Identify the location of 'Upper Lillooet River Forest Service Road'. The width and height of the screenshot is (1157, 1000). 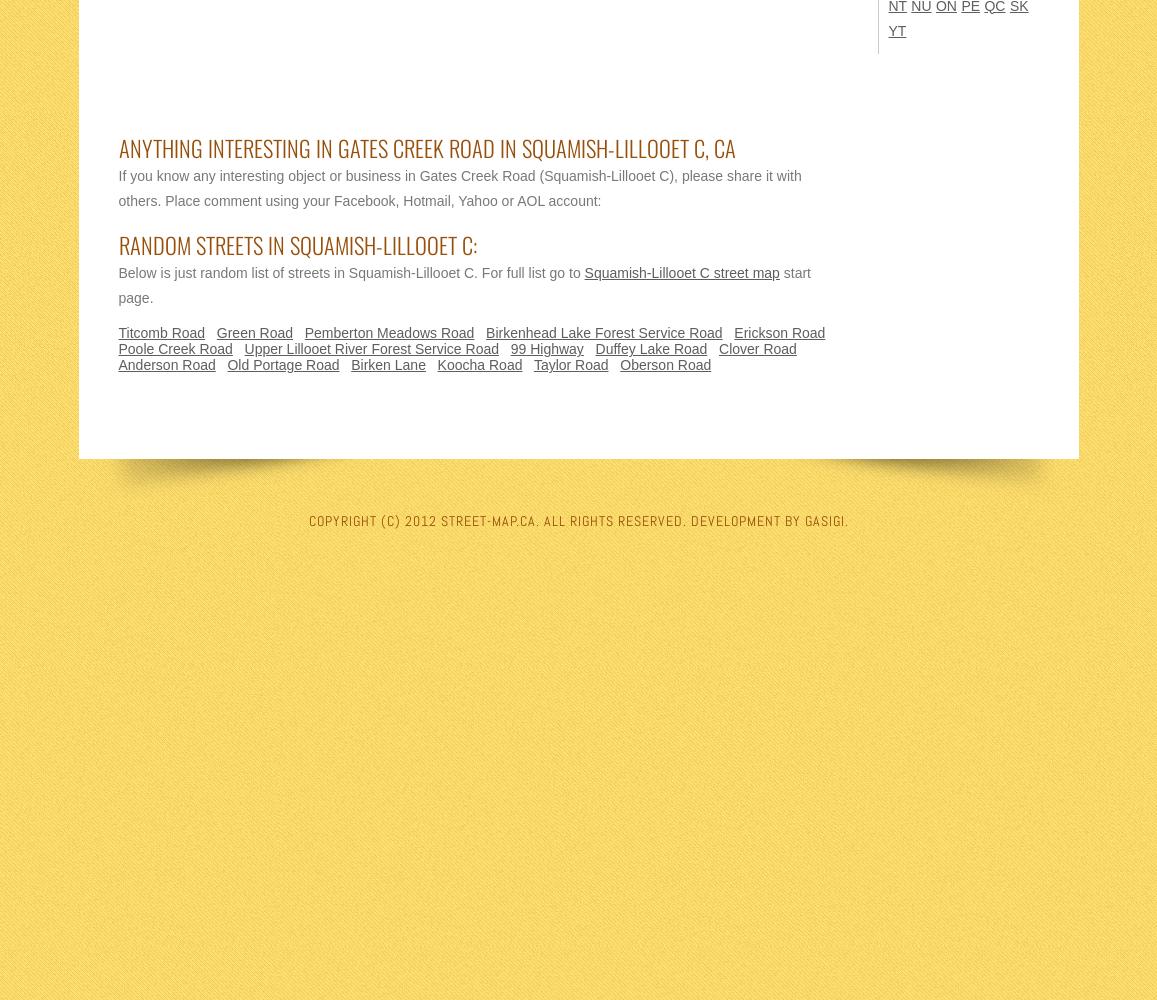
(371, 348).